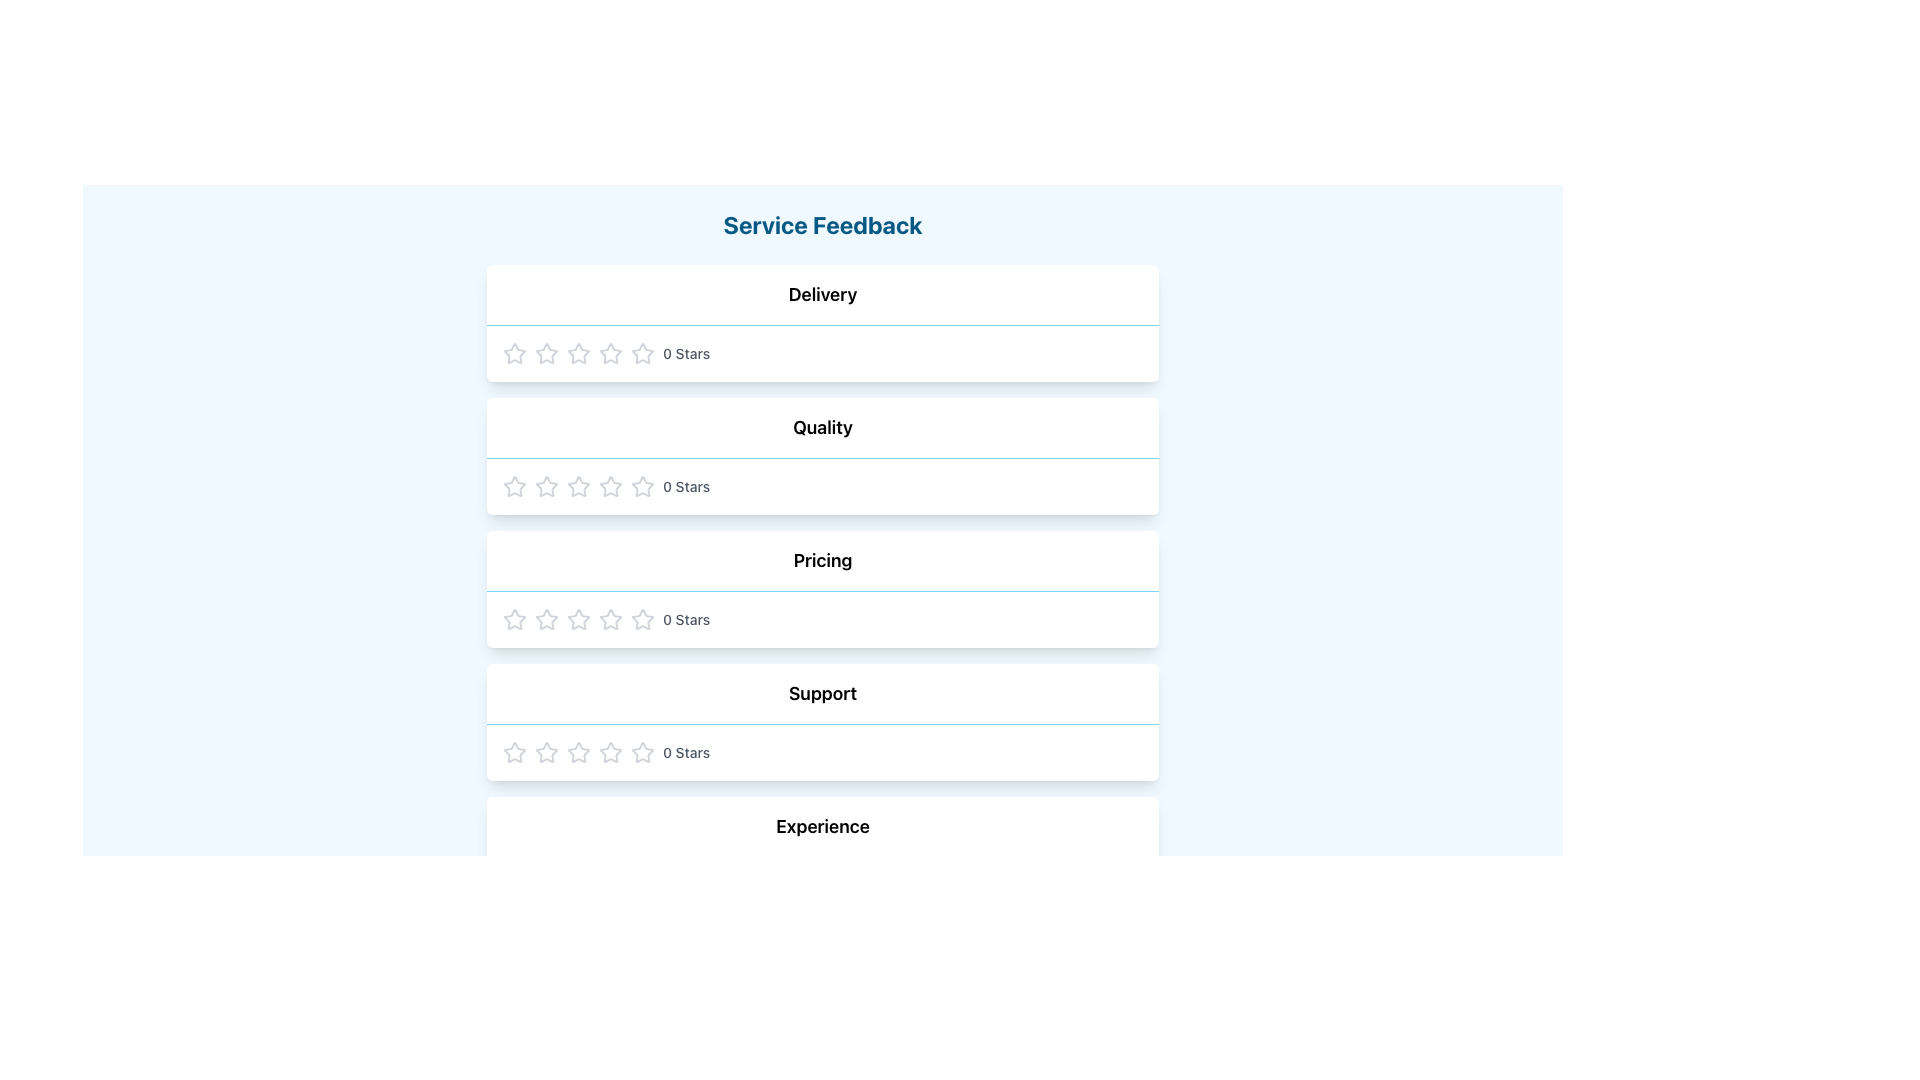  What do you see at coordinates (514, 352) in the screenshot?
I see `the first star icon in the rating system for 'Delivery'` at bounding box center [514, 352].